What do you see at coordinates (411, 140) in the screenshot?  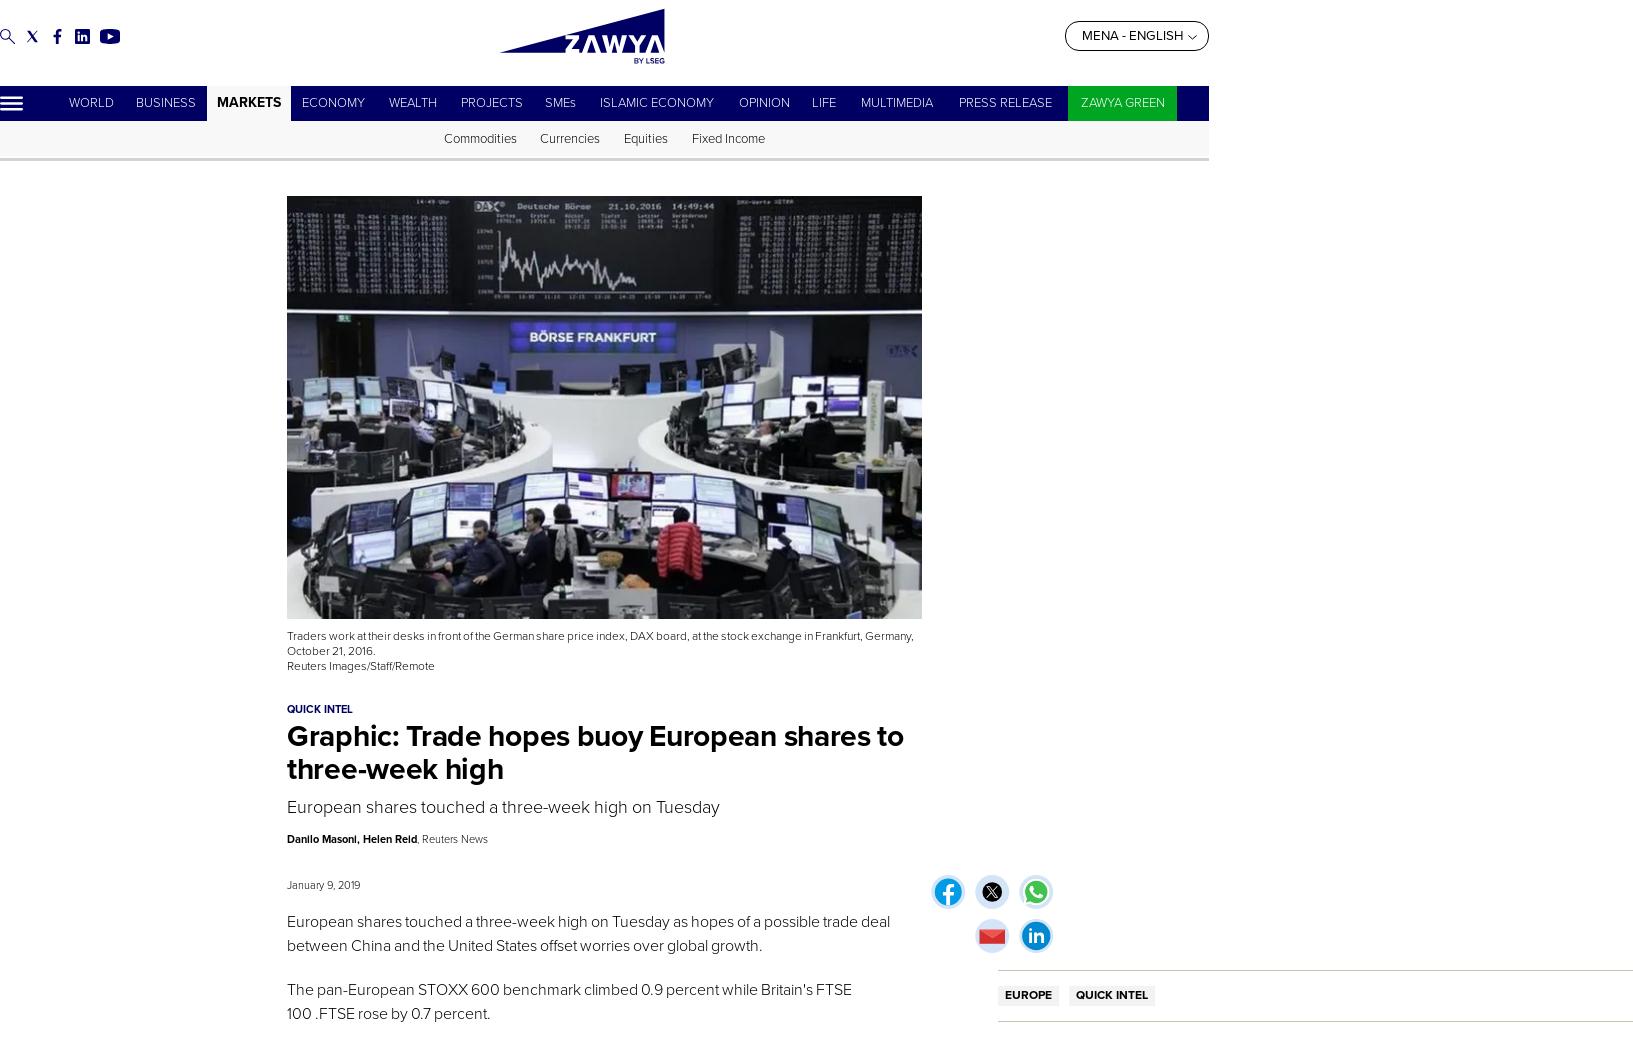 I see `'Corporate Earnings - Q3, 2023'` at bounding box center [411, 140].